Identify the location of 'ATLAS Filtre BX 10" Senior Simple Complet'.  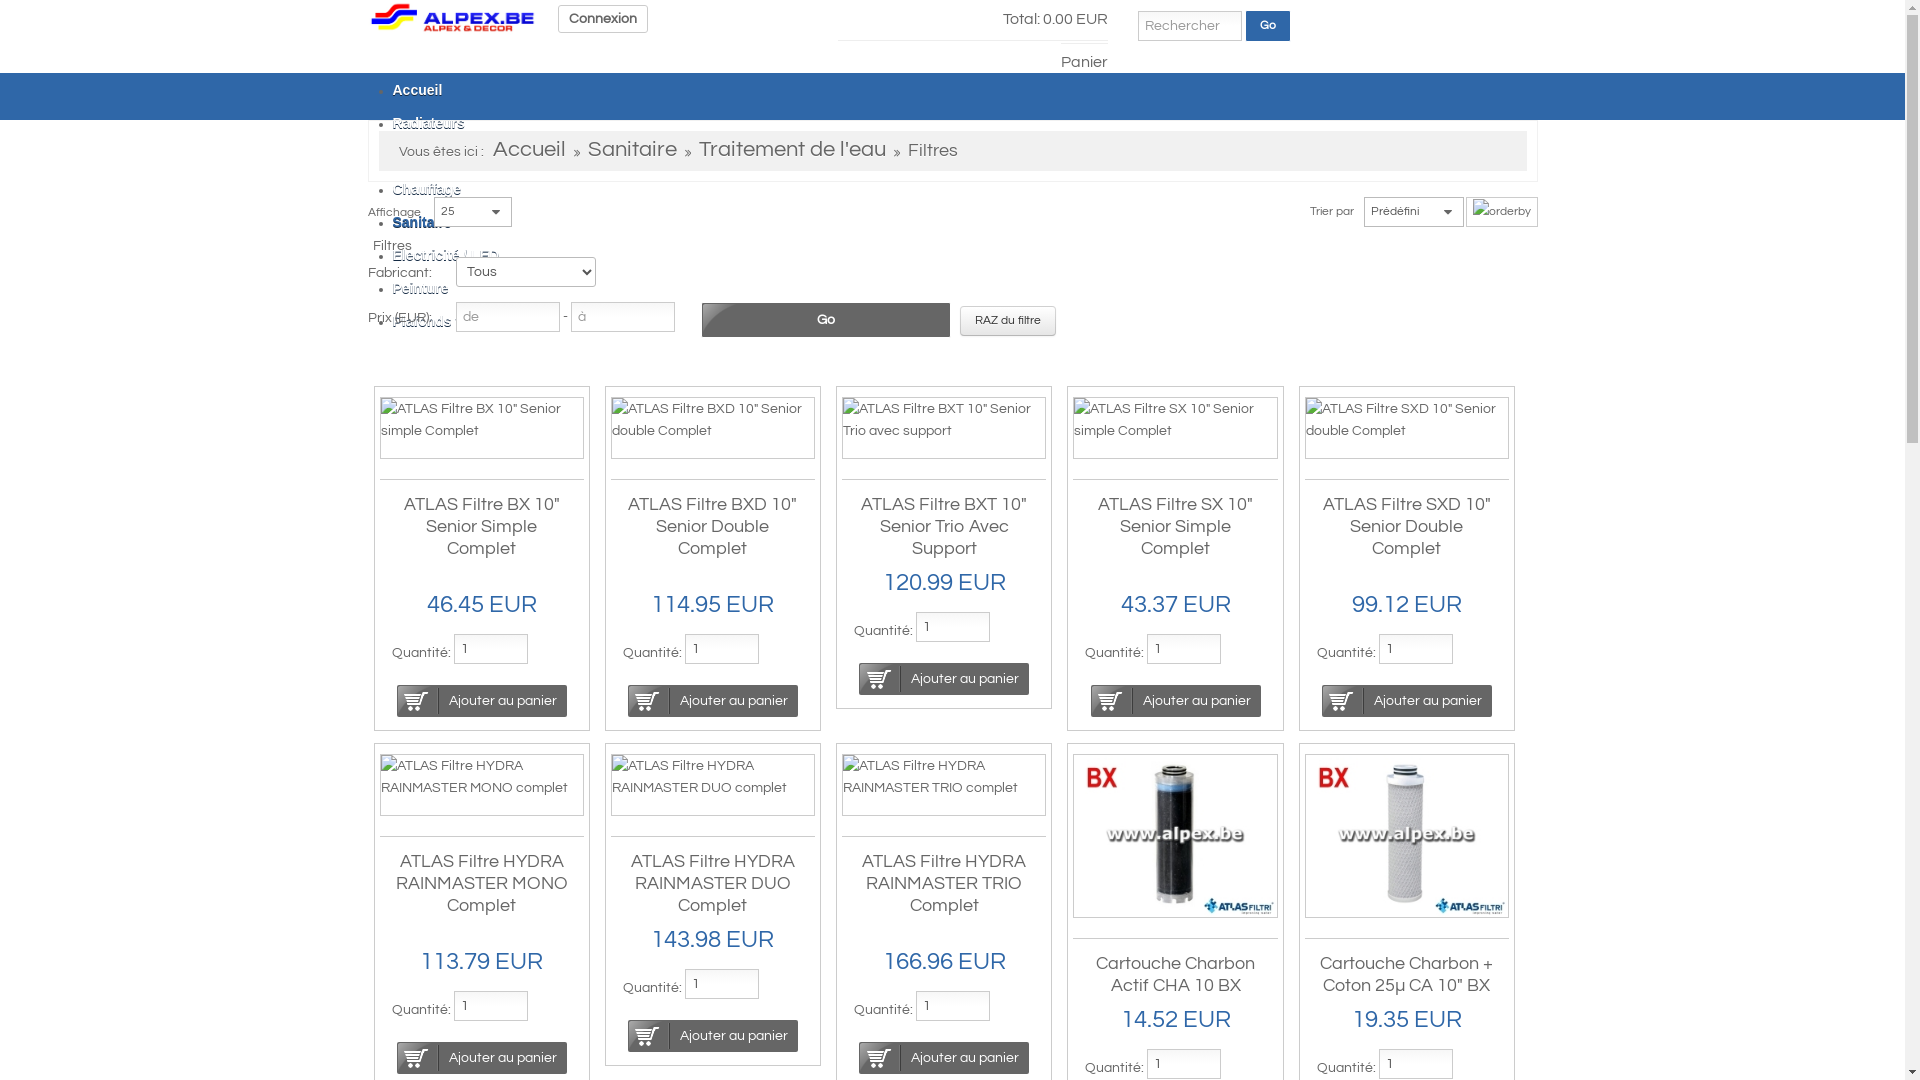
(481, 525).